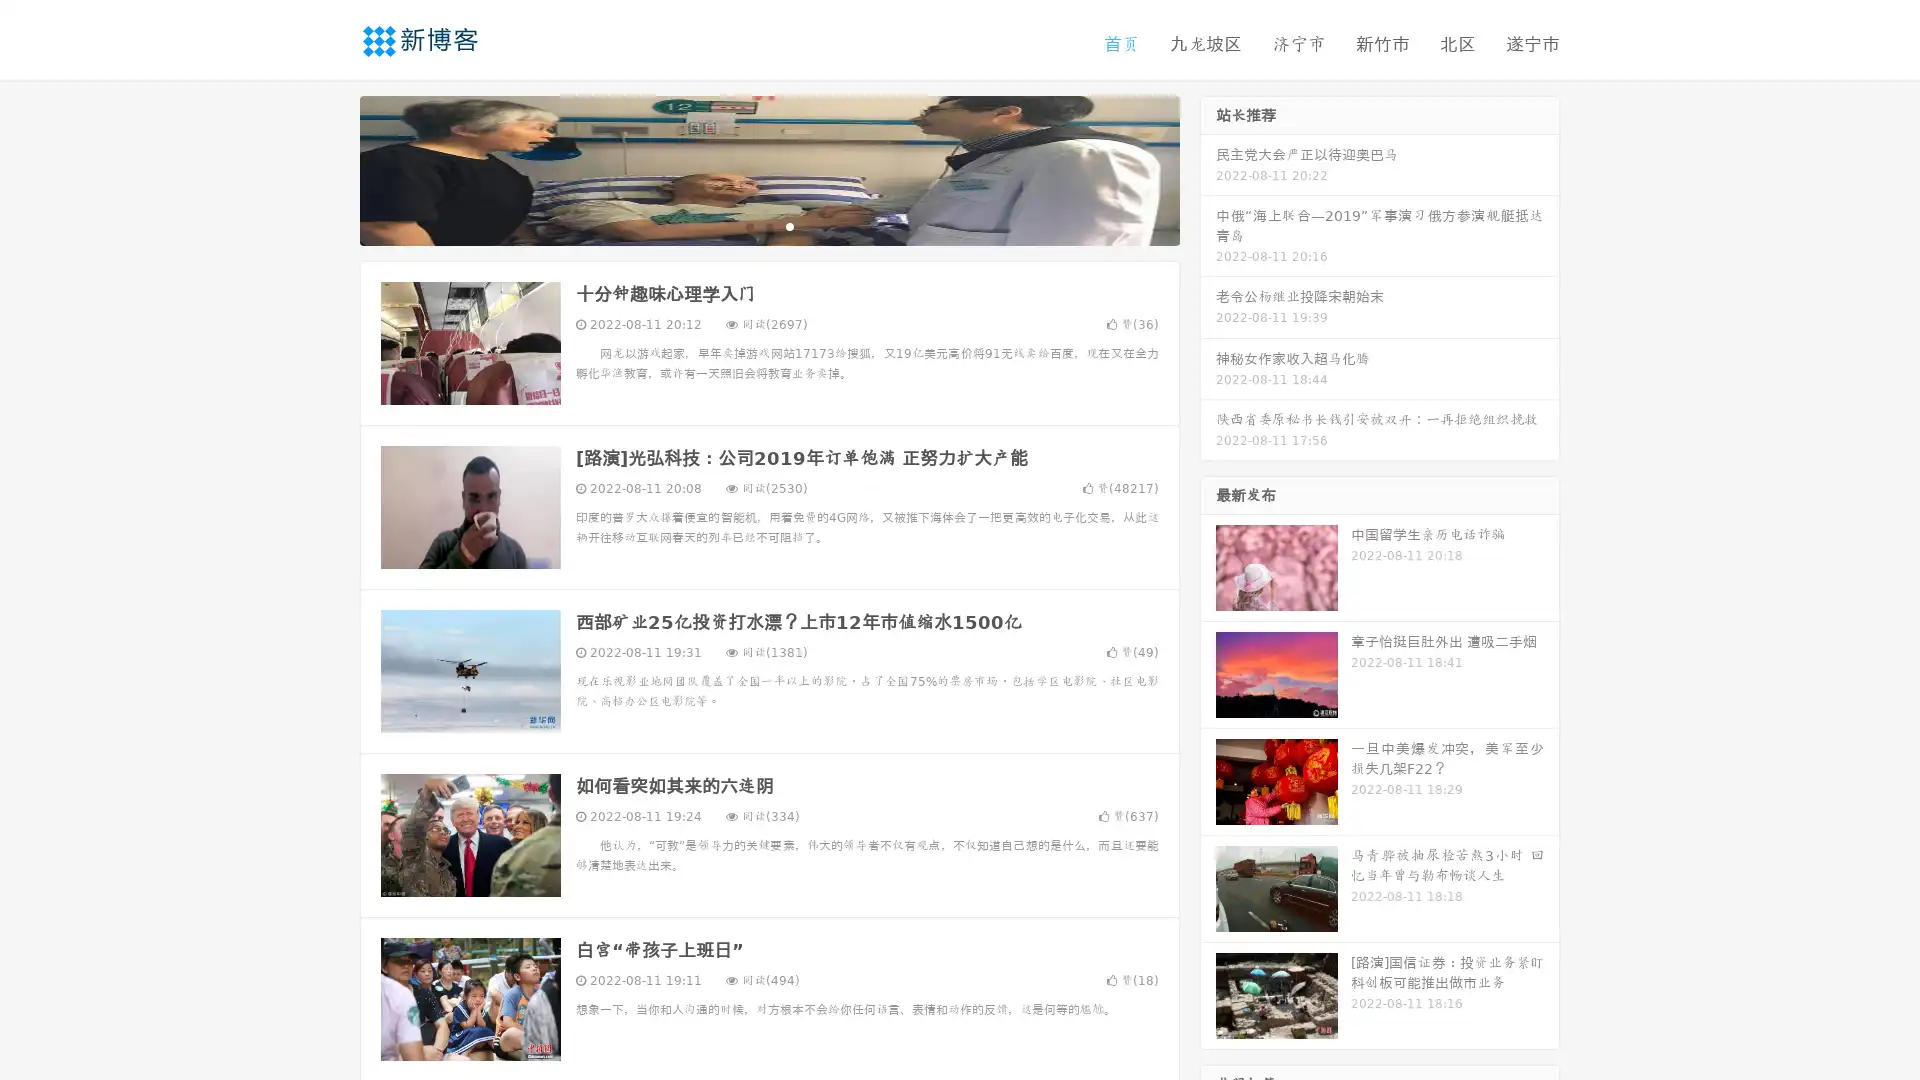 The image size is (1920, 1080). What do you see at coordinates (1208, 168) in the screenshot?
I see `Next slide` at bounding box center [1208, 168].